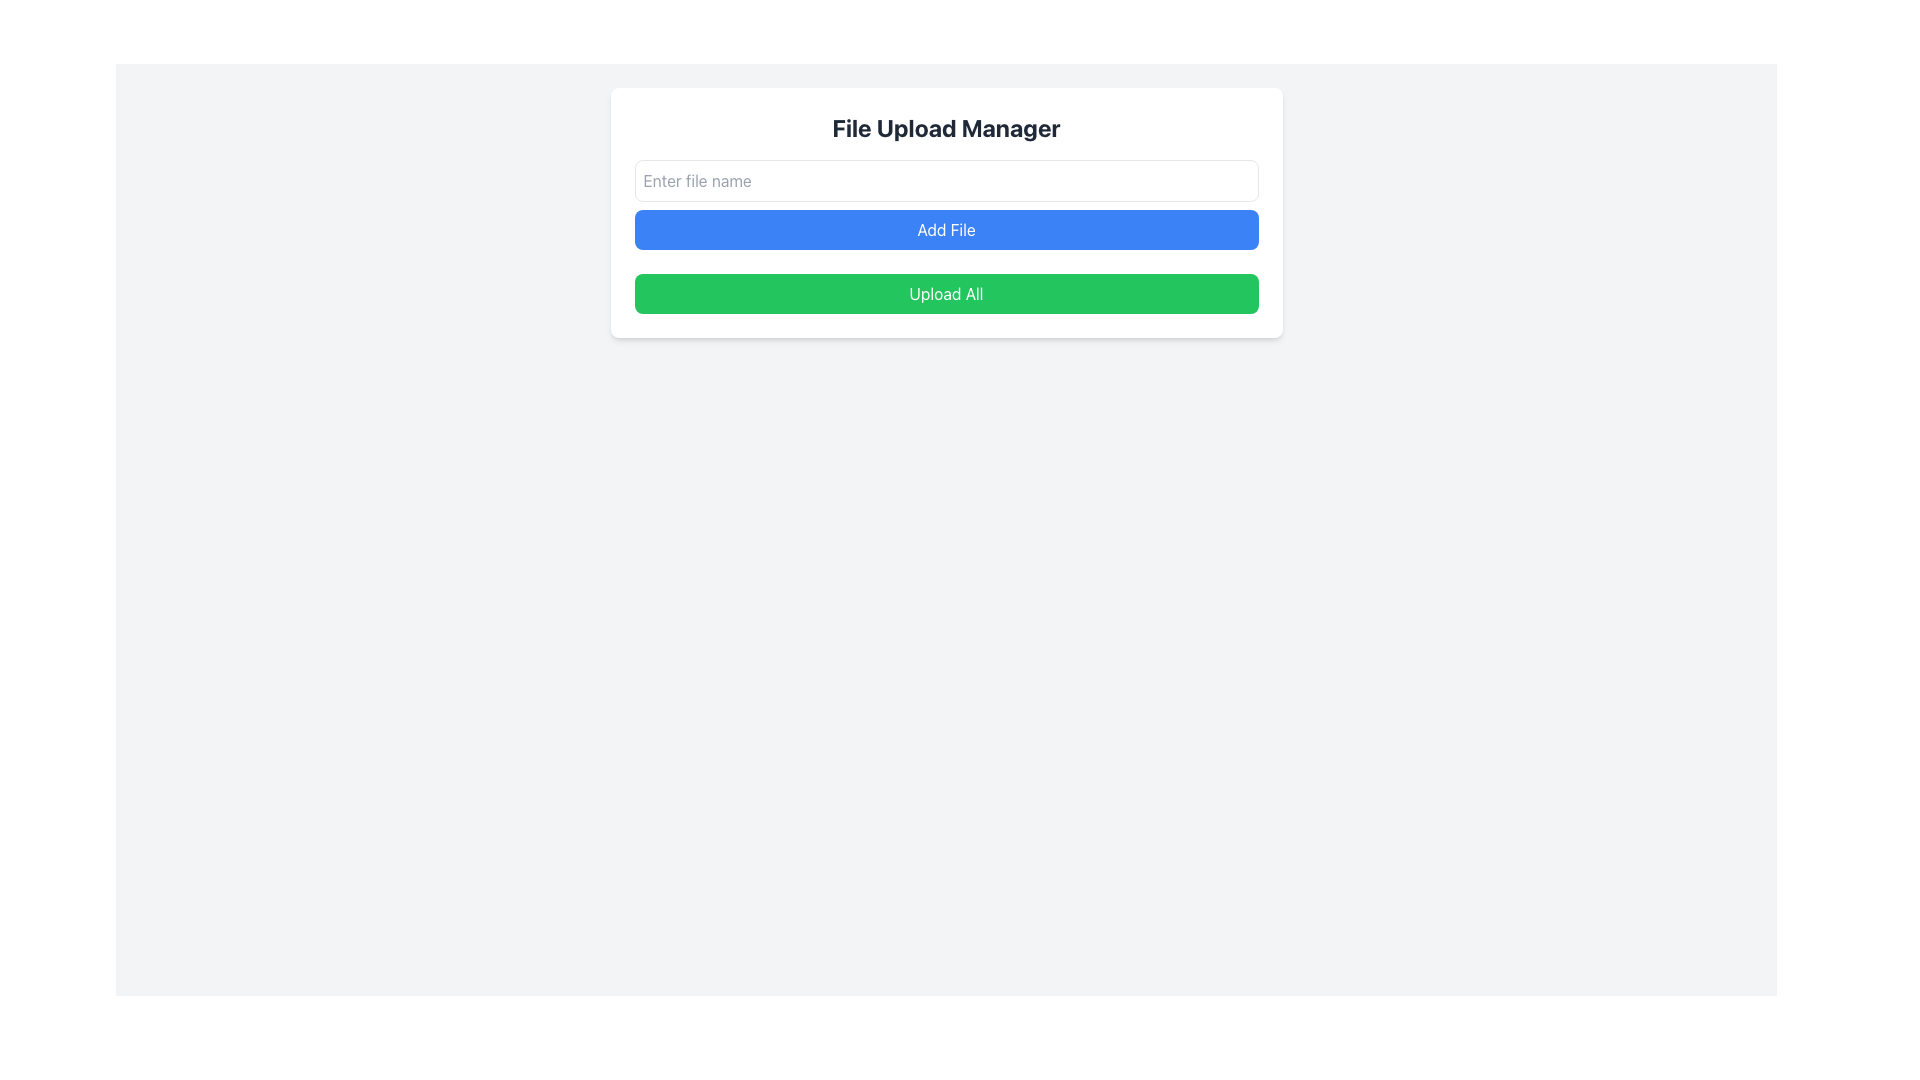 The width and height of the screenshot is (1920, 1080). I want to click on the 'Add File' button with a blue background and white text located in the 'File Upload Manager' card, so click(945, 204).